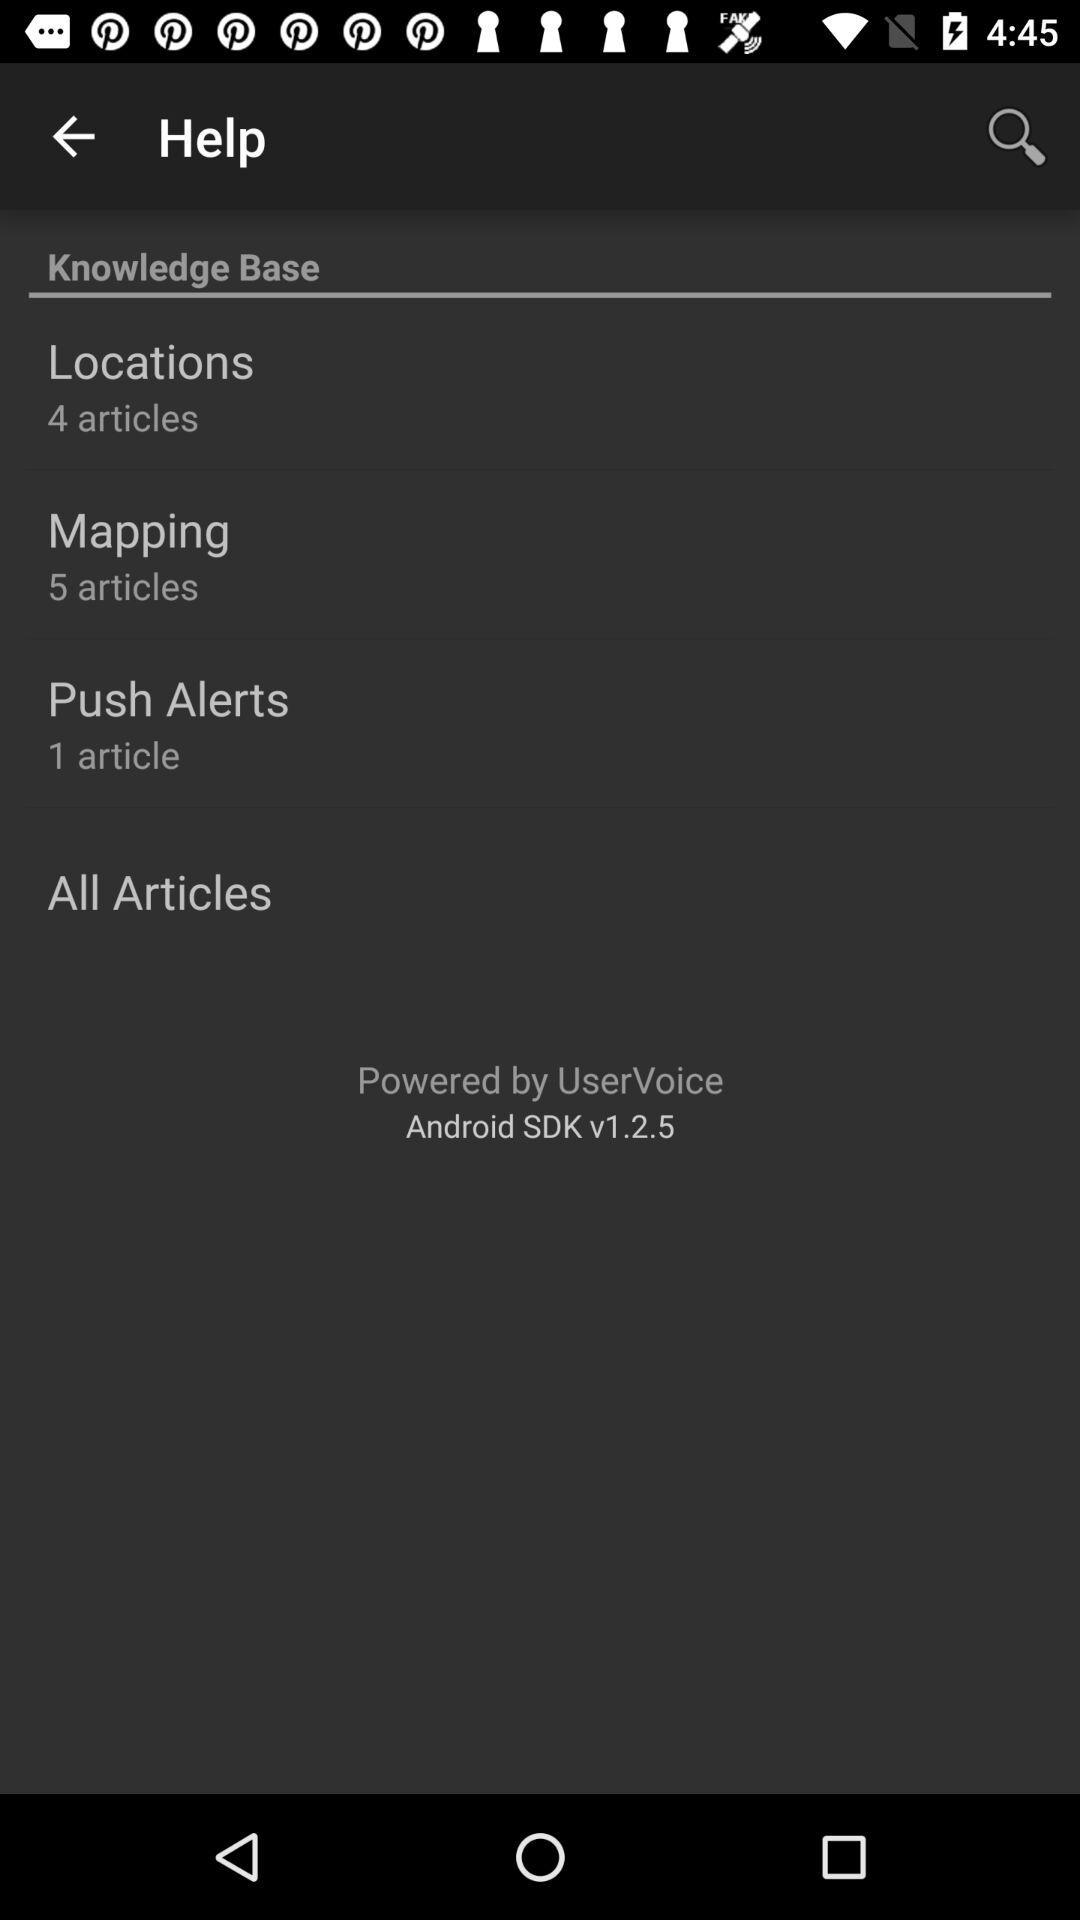 The image size is (1080, 1920). What do you see at coordinates (113, 753) in the screenshot?
I see `item below push alerts` at bounding box center [113, 753].